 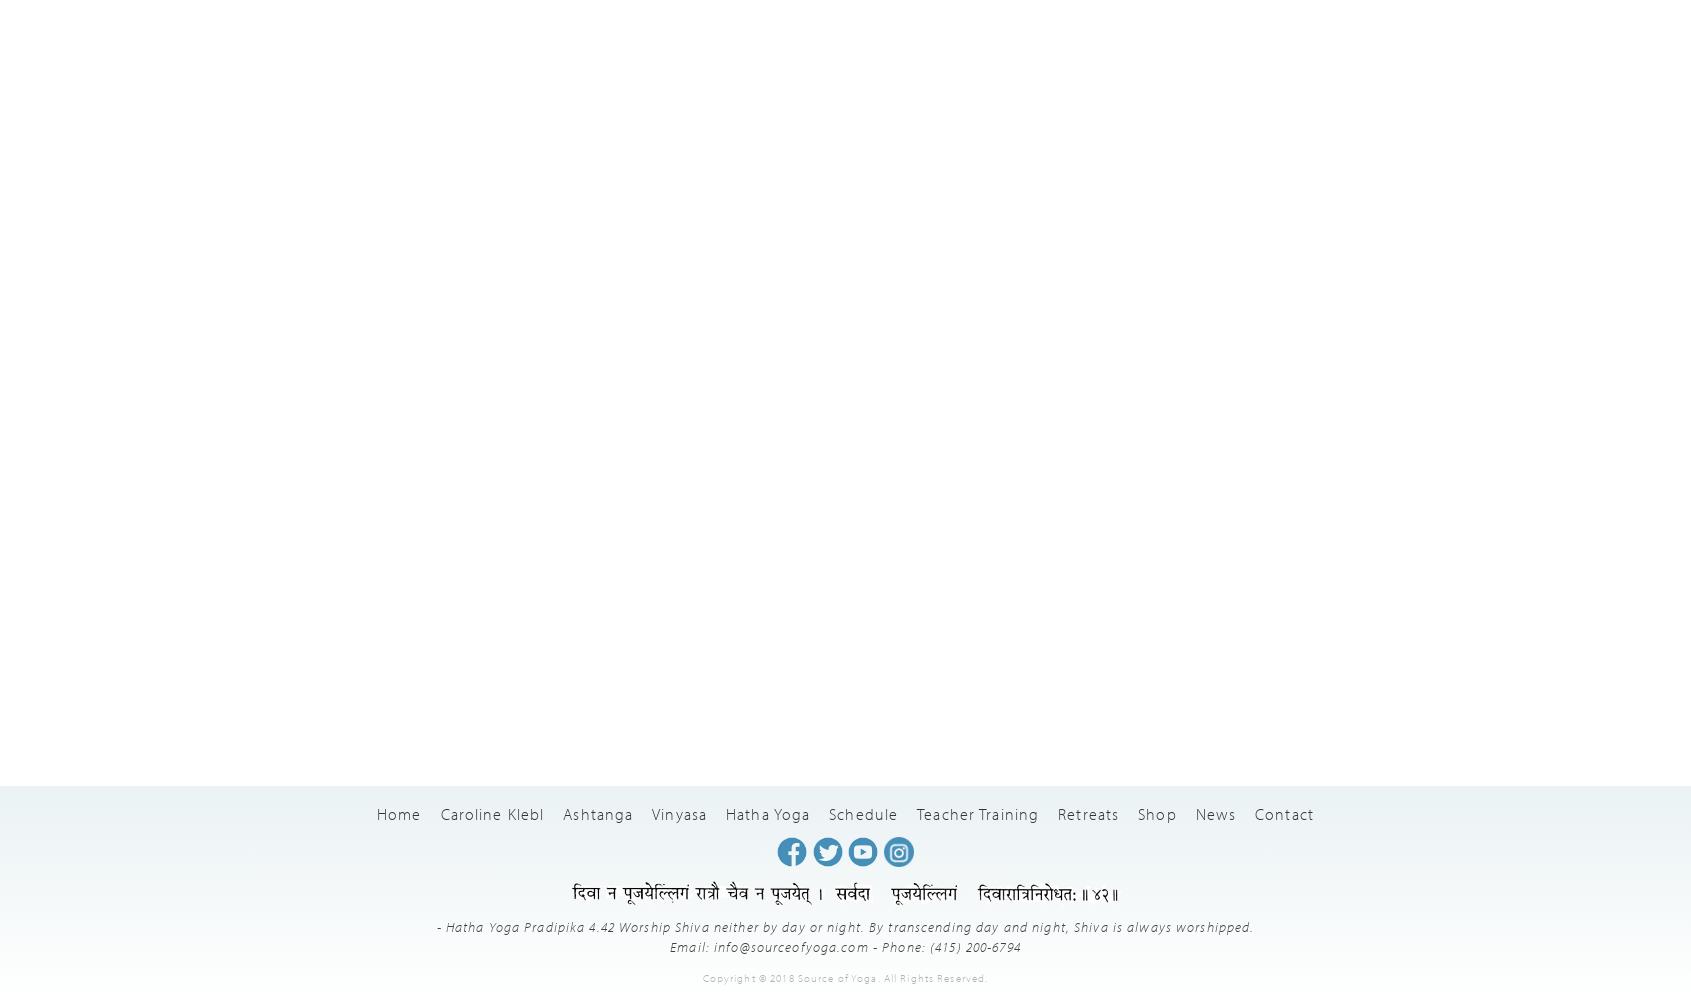 I want to click on 'Ashtanga', so click(x=597, y=812).